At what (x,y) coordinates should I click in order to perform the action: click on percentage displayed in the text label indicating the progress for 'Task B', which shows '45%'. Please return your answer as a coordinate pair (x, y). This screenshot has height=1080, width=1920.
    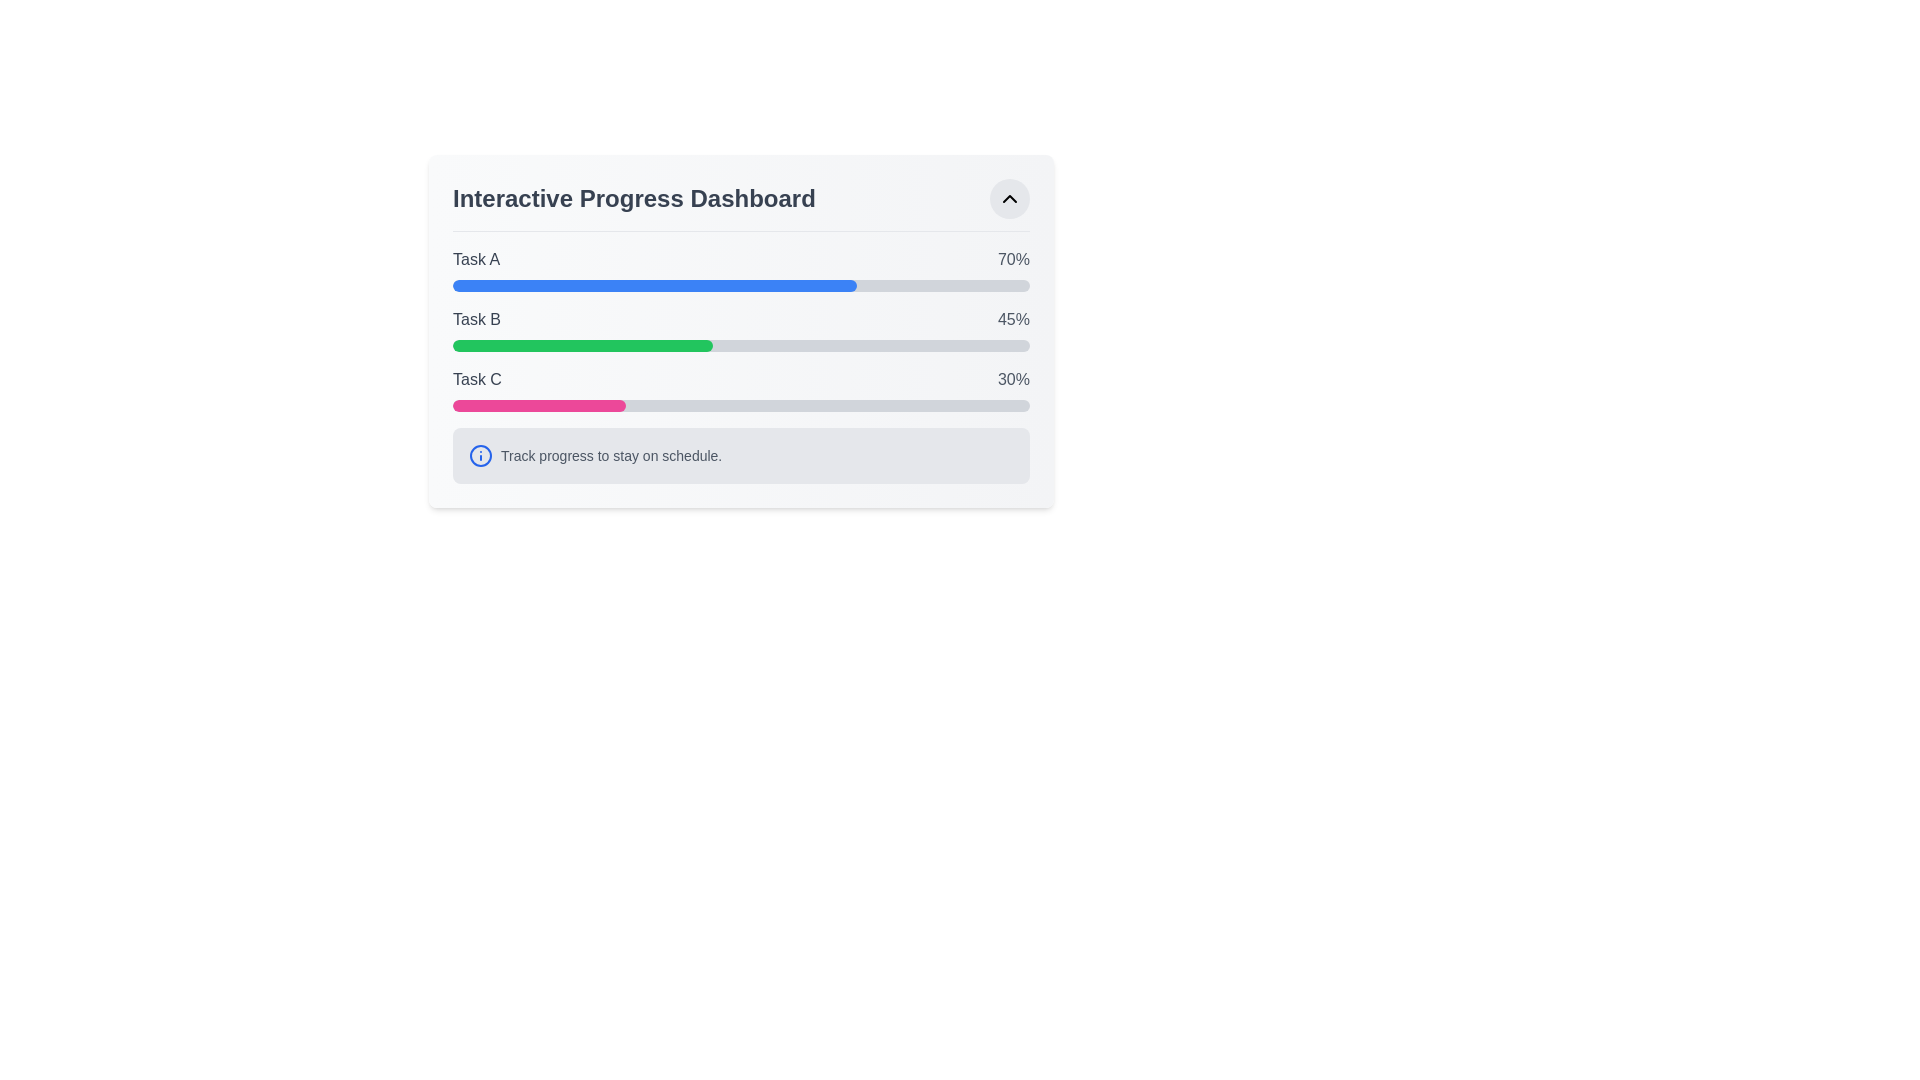
    Looking at the image, I should click on (1013, 319).